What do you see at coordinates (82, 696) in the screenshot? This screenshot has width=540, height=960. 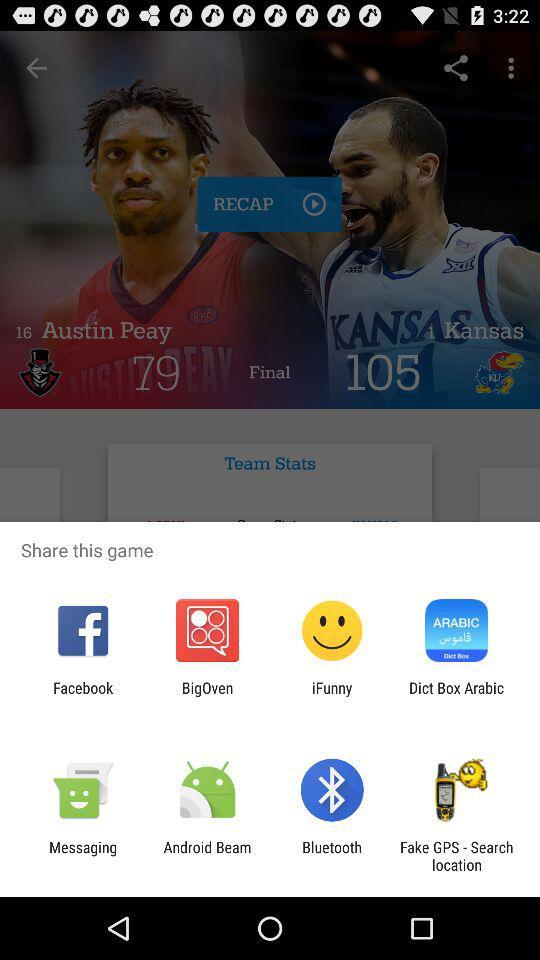 I see `the item to the left of bigoven item` at bounding box center [82, 696].